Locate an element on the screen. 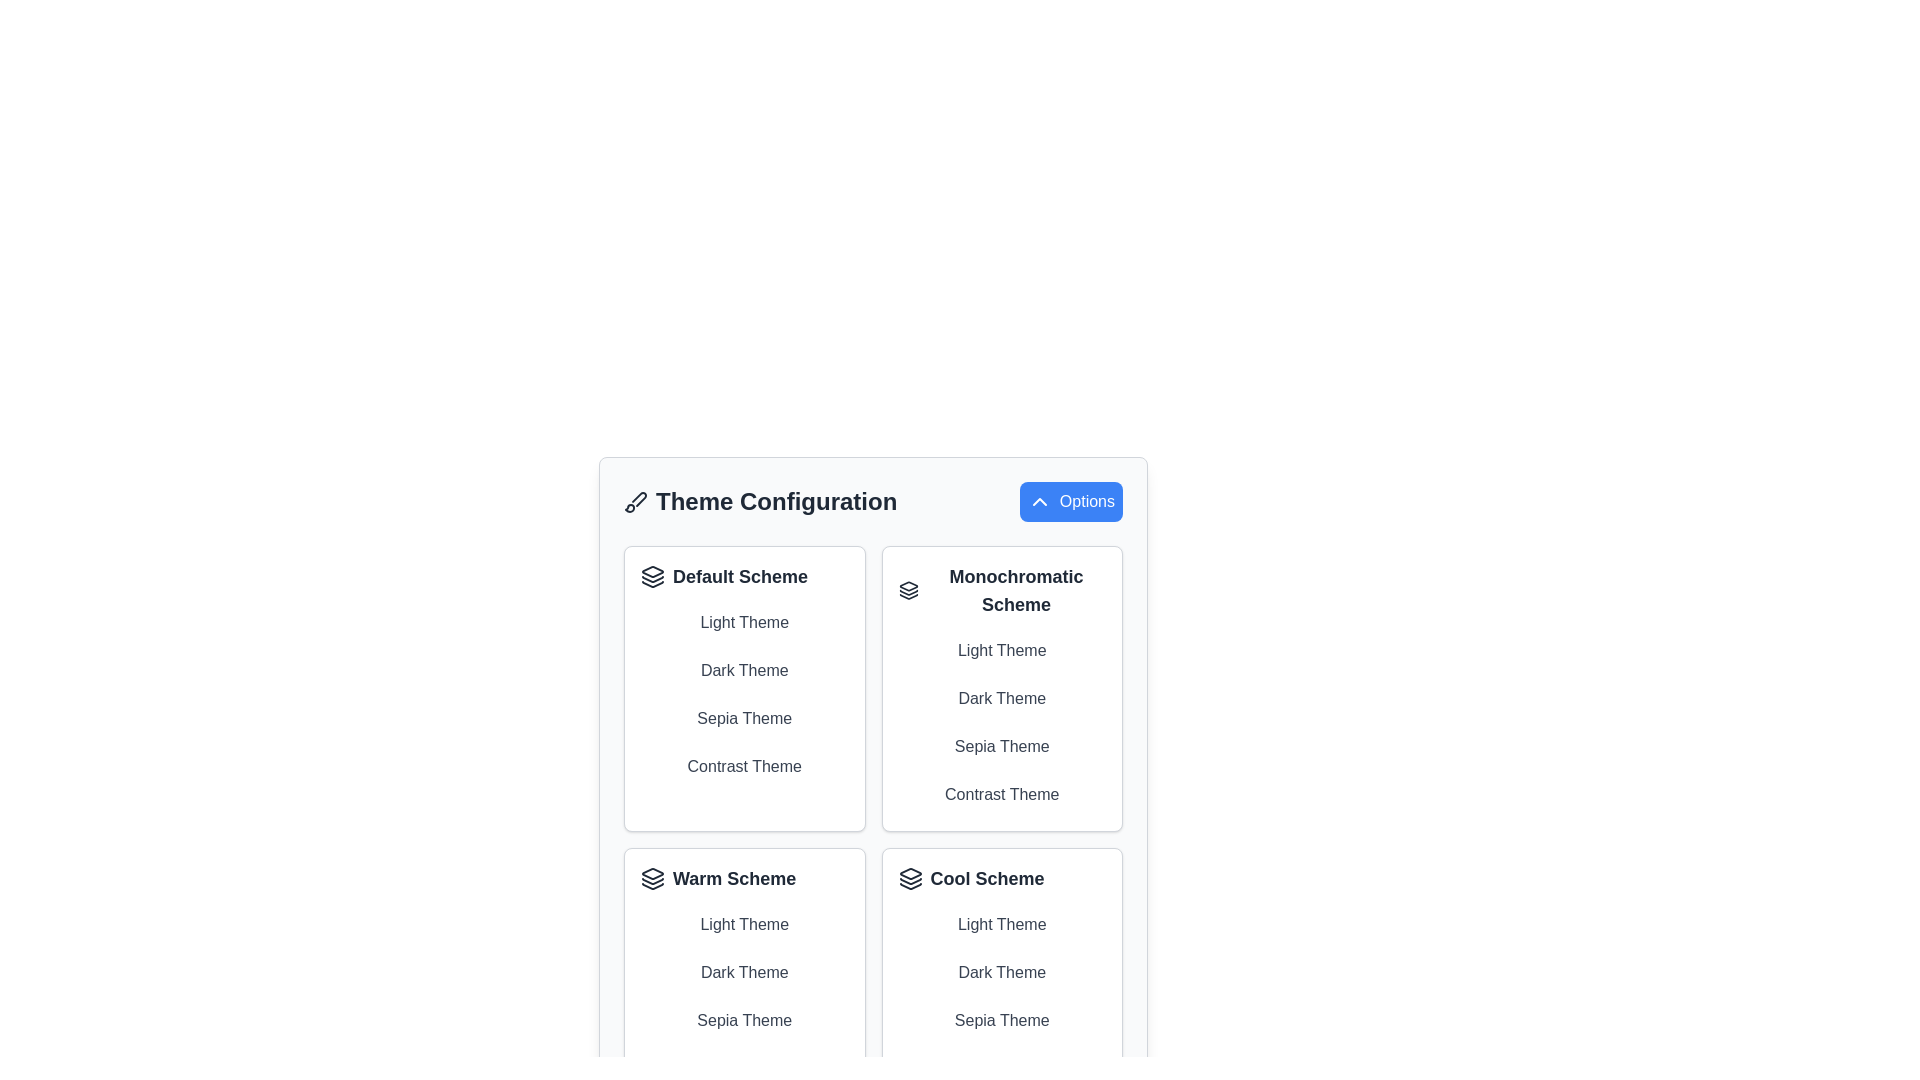 The width and height of the screenshot is (1920, 1080). the icon resembling a stack of layers next is located at coordinates (652, 577).